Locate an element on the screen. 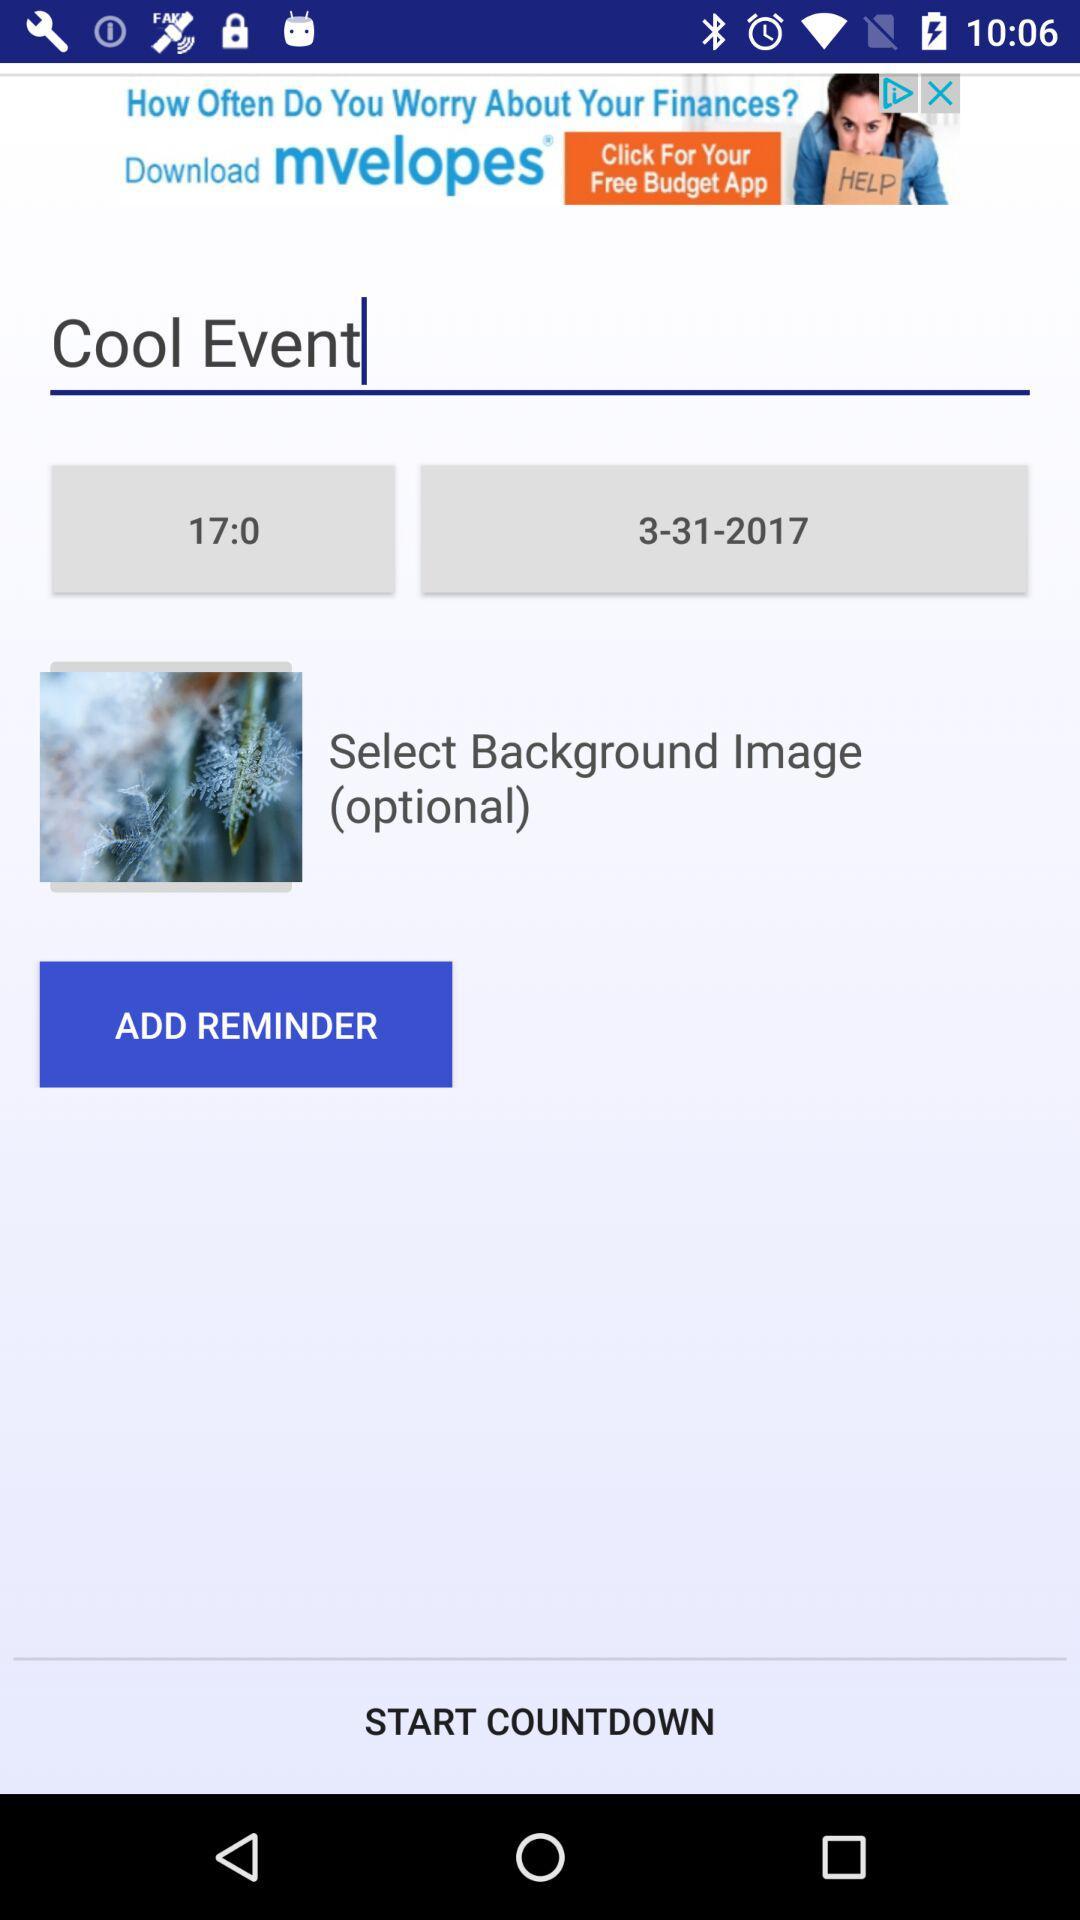 The width and height of the screenshot is (1080, 1920). it is image which describes cool event is located at coordinates (169, 776).